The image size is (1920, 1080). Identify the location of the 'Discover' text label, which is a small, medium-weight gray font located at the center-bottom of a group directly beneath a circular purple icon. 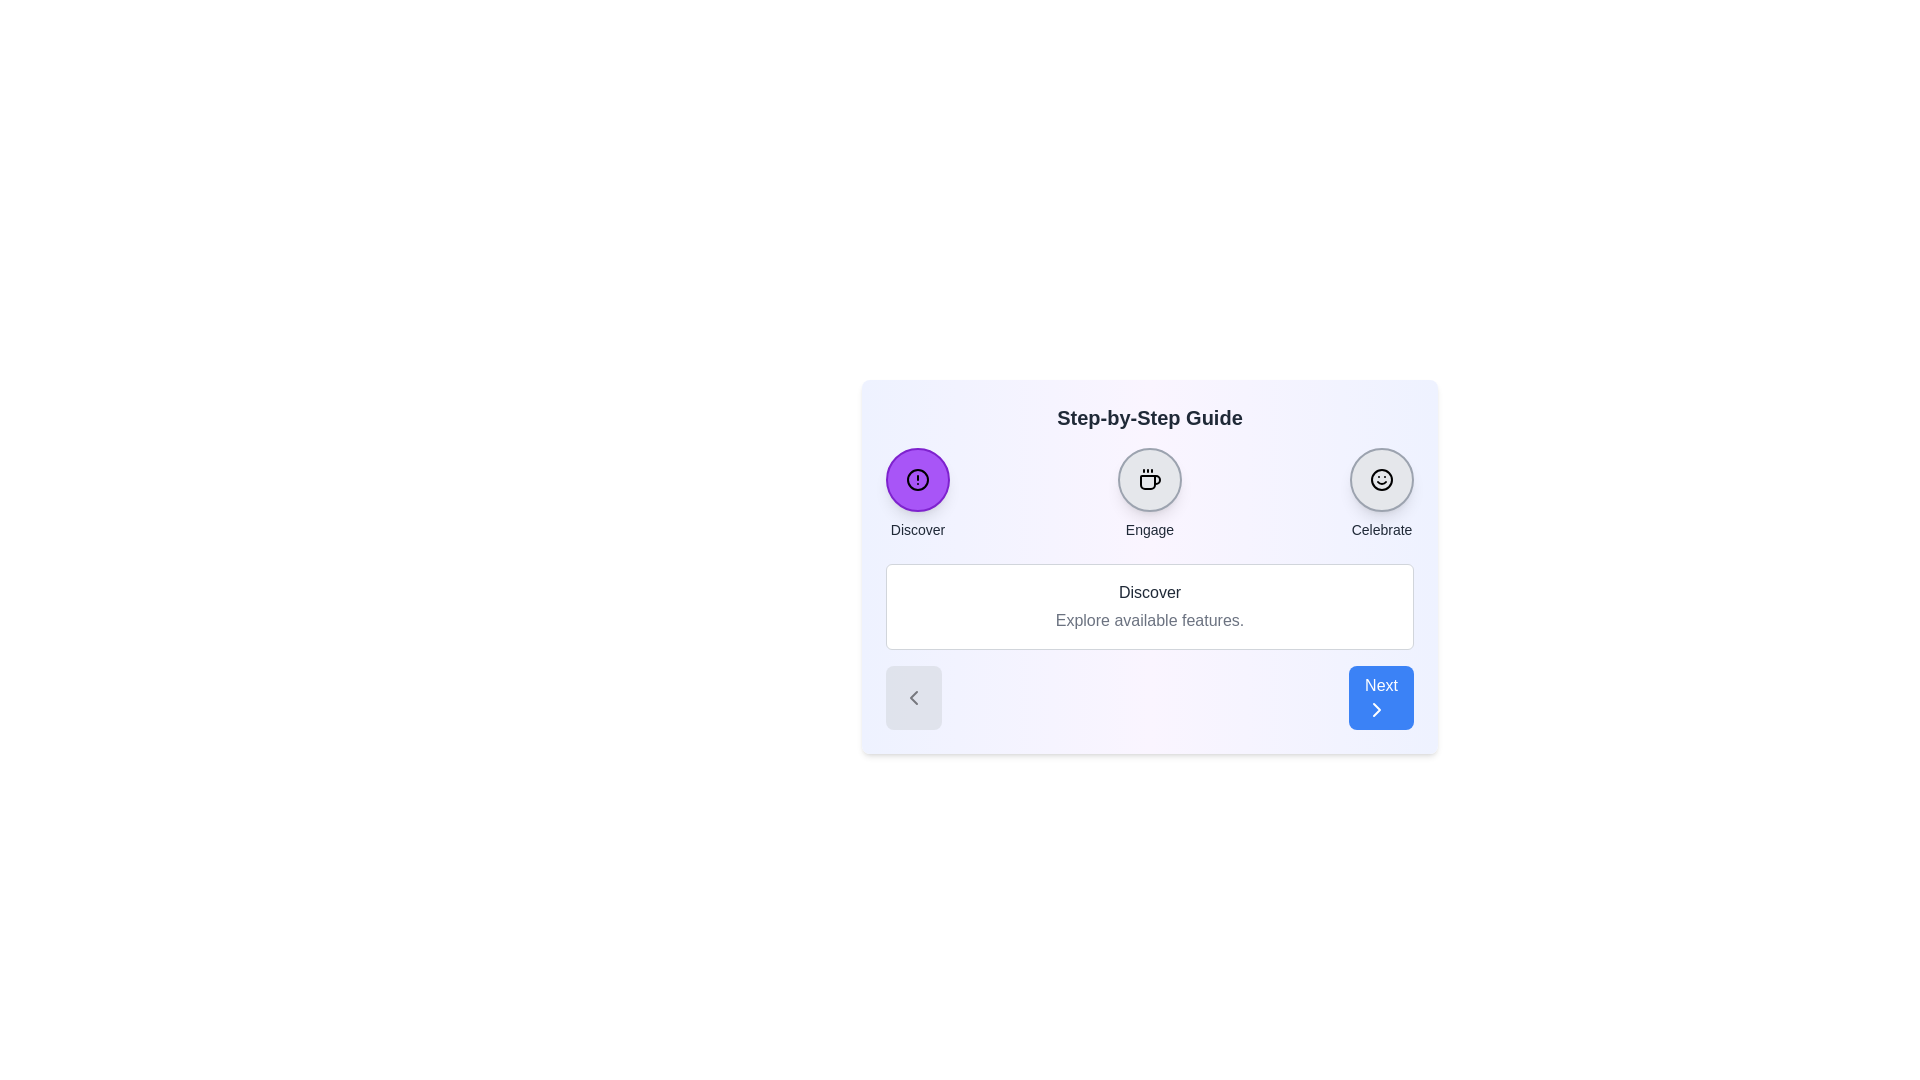
(916, 528).